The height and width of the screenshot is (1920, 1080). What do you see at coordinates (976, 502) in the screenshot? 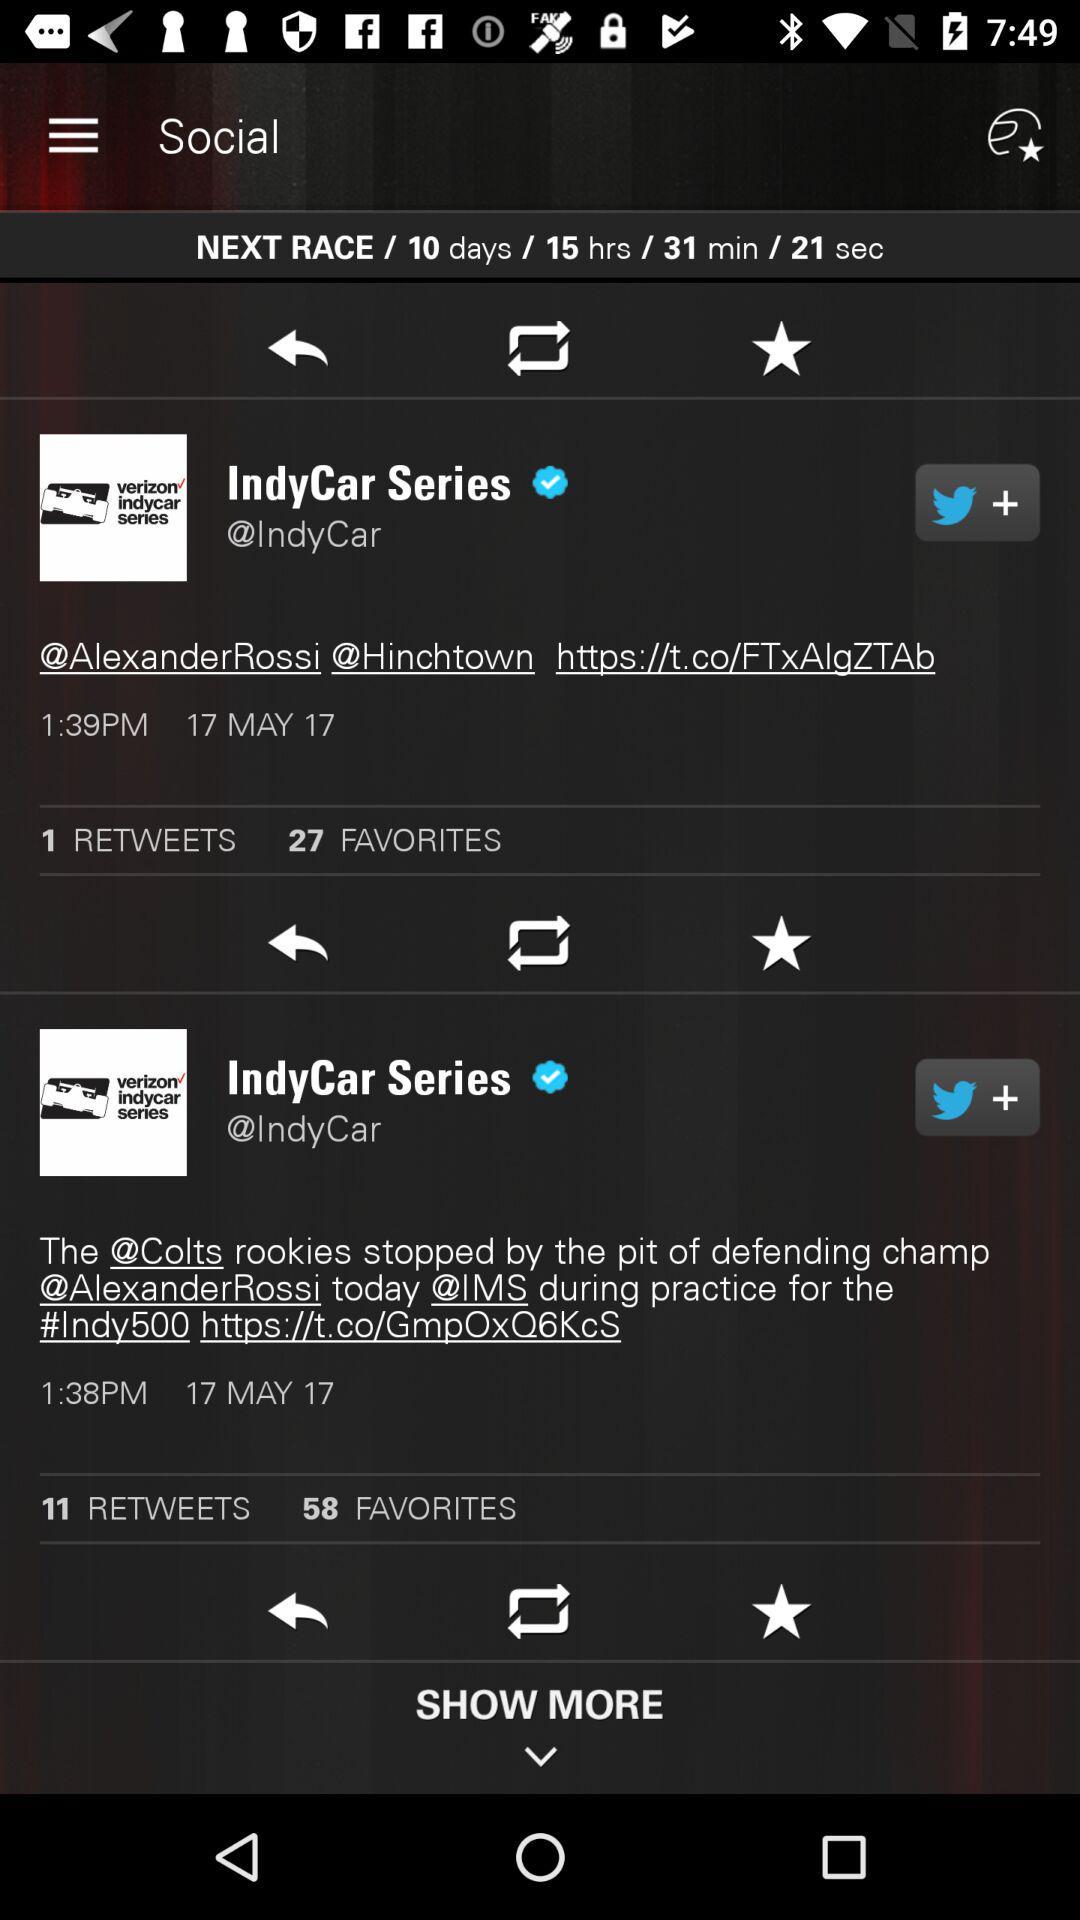
I see `retweet` at bounding box center [976, 502].